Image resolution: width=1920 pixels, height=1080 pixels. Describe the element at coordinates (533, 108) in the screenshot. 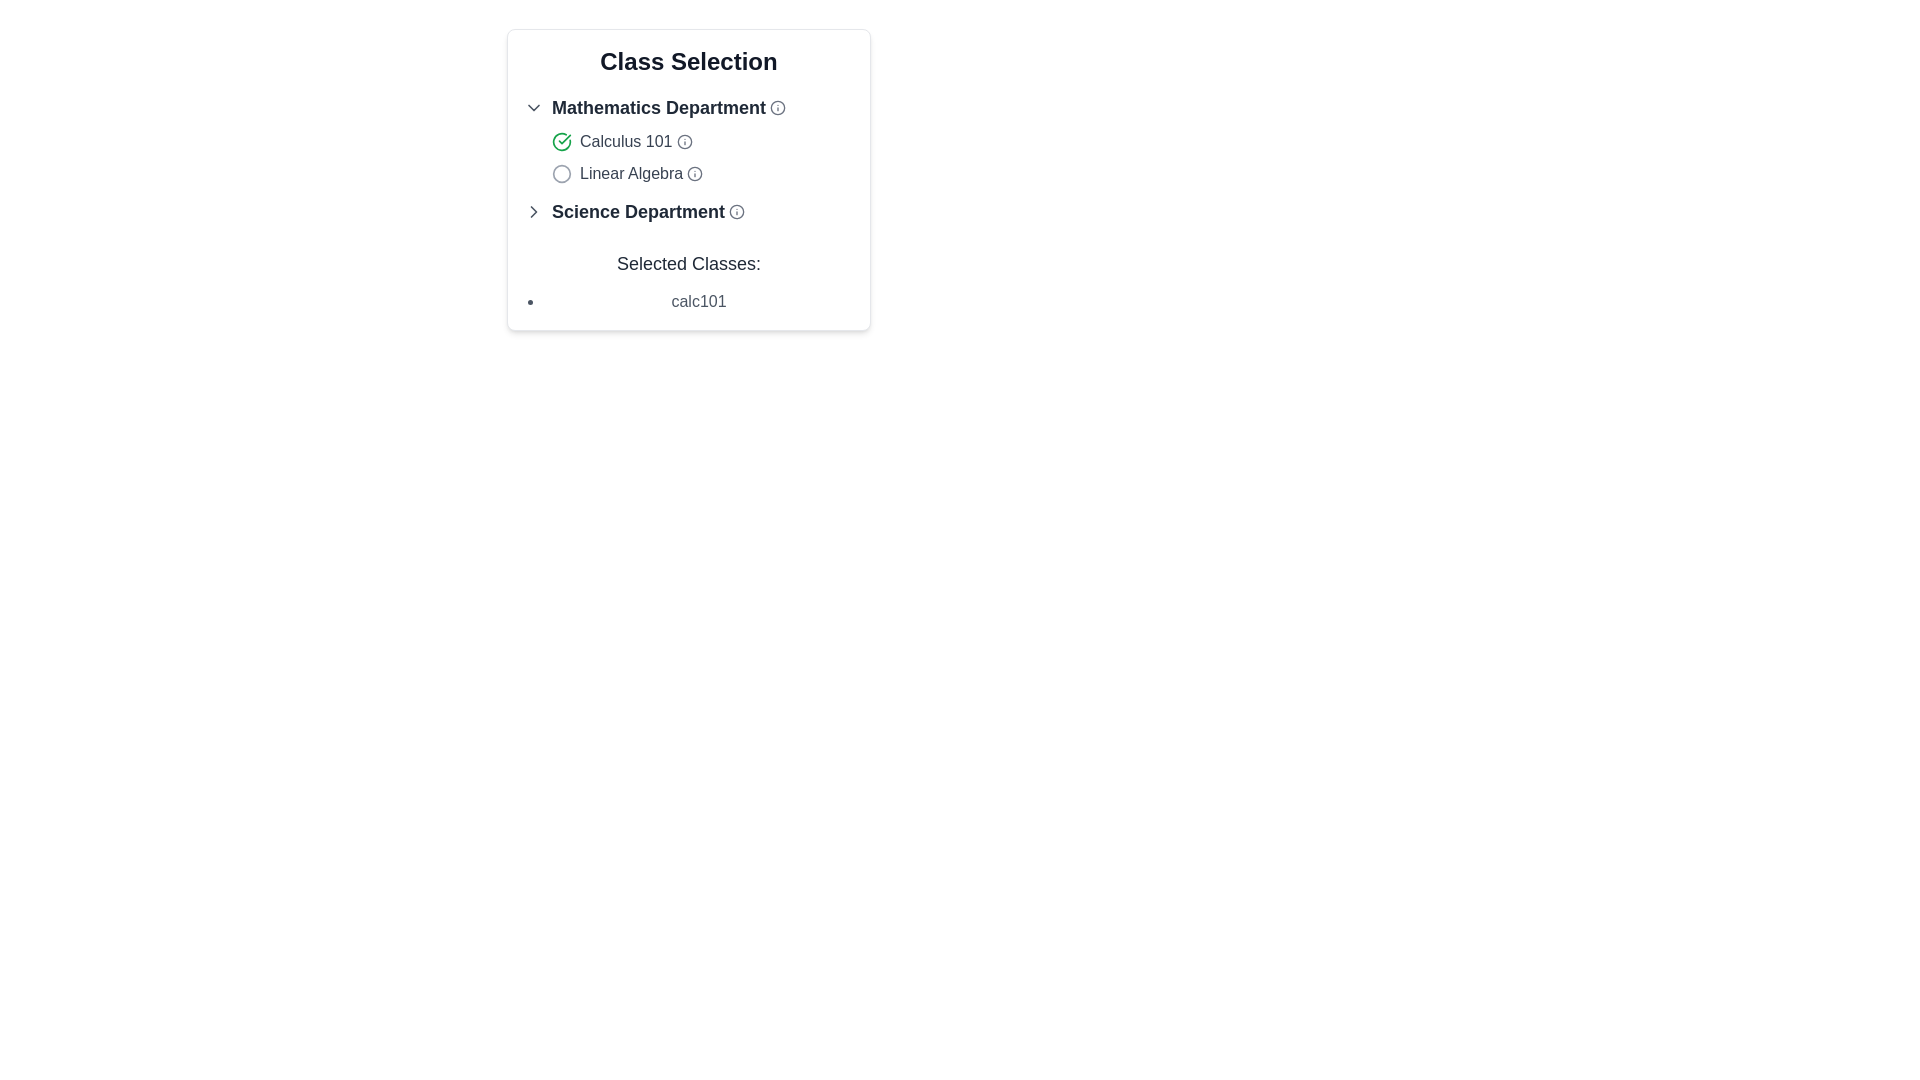

I see `the icon located on the left side of the header labeled 'Mathematics Department'` at that location.